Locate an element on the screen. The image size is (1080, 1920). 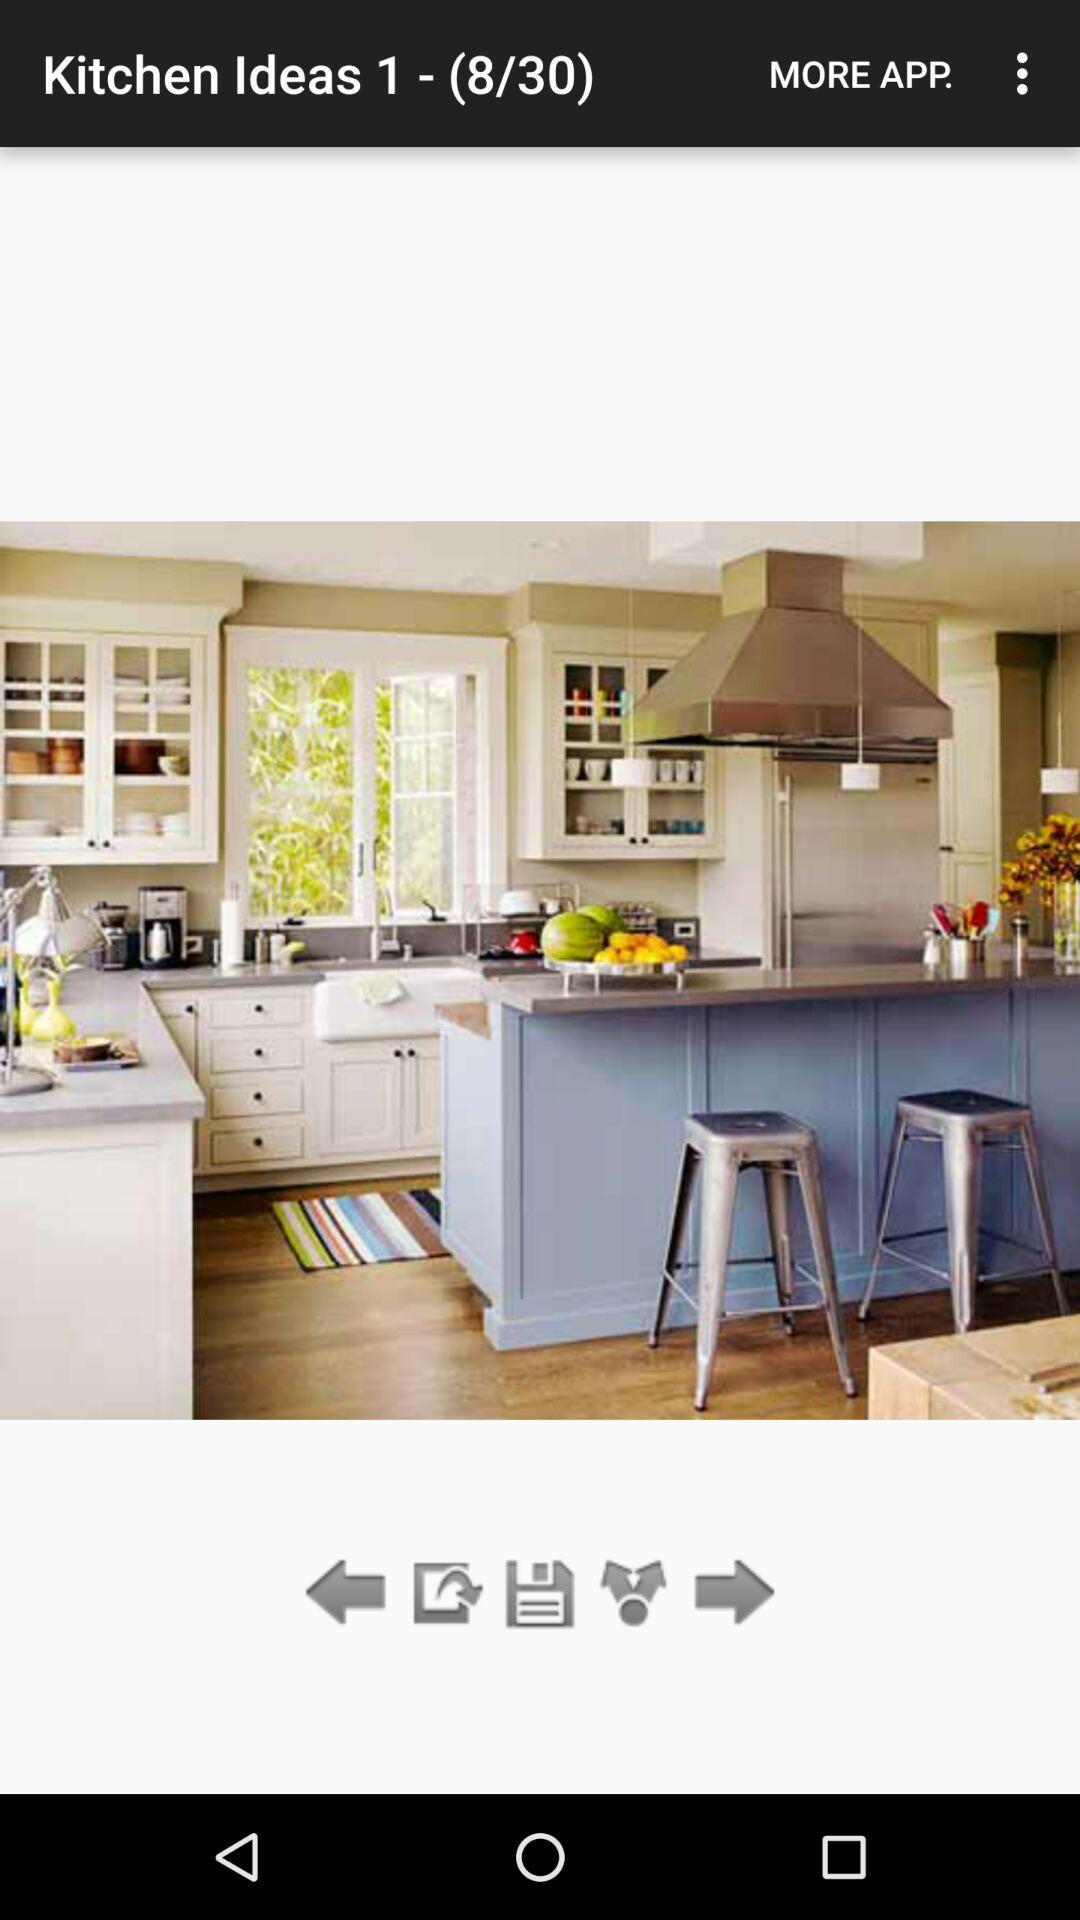
the launch icon is located at coordinates (444, 1593).